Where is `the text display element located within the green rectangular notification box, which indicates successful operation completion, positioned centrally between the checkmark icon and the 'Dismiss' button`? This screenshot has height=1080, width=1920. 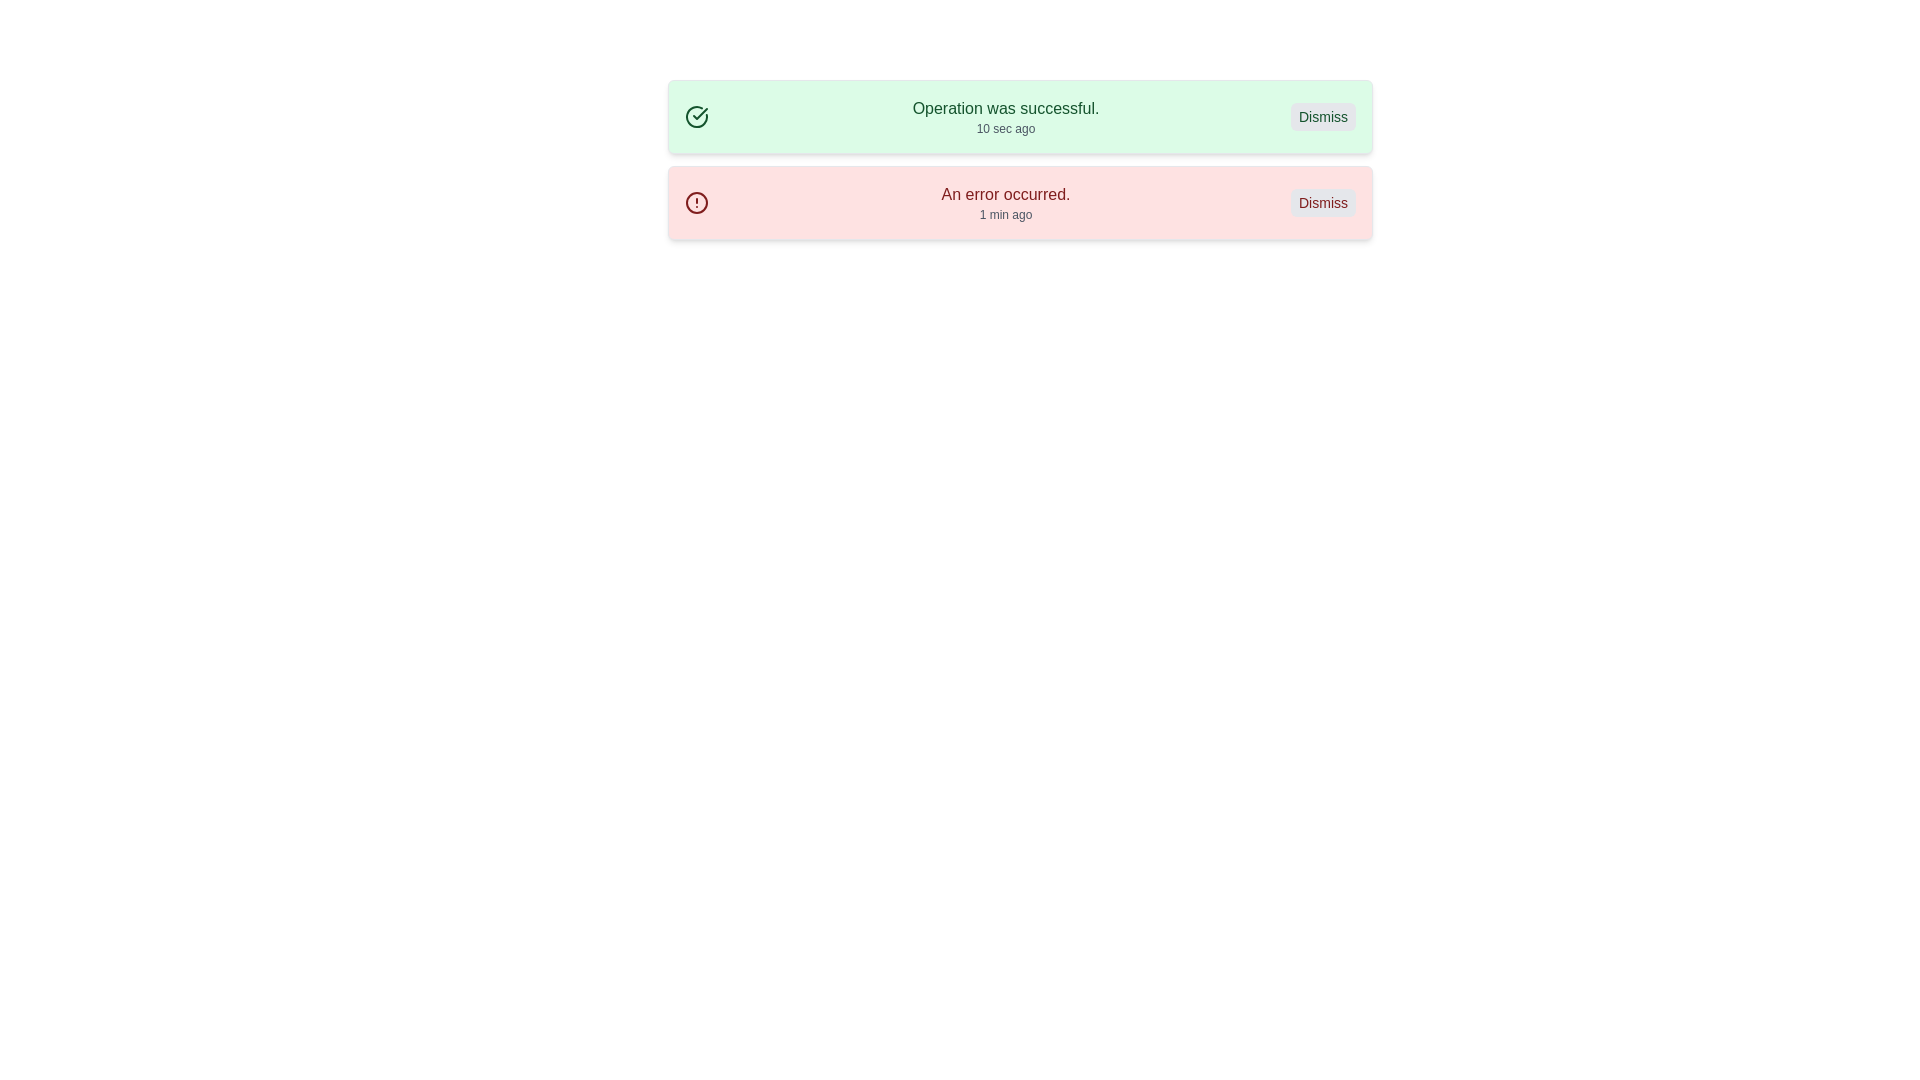 the text display element located within the green rectangular notification box, which indicates successful operation completion, positioned centrally between the checkmark icon and the 'Dismiss' button is located at coordinates (1006, 116).